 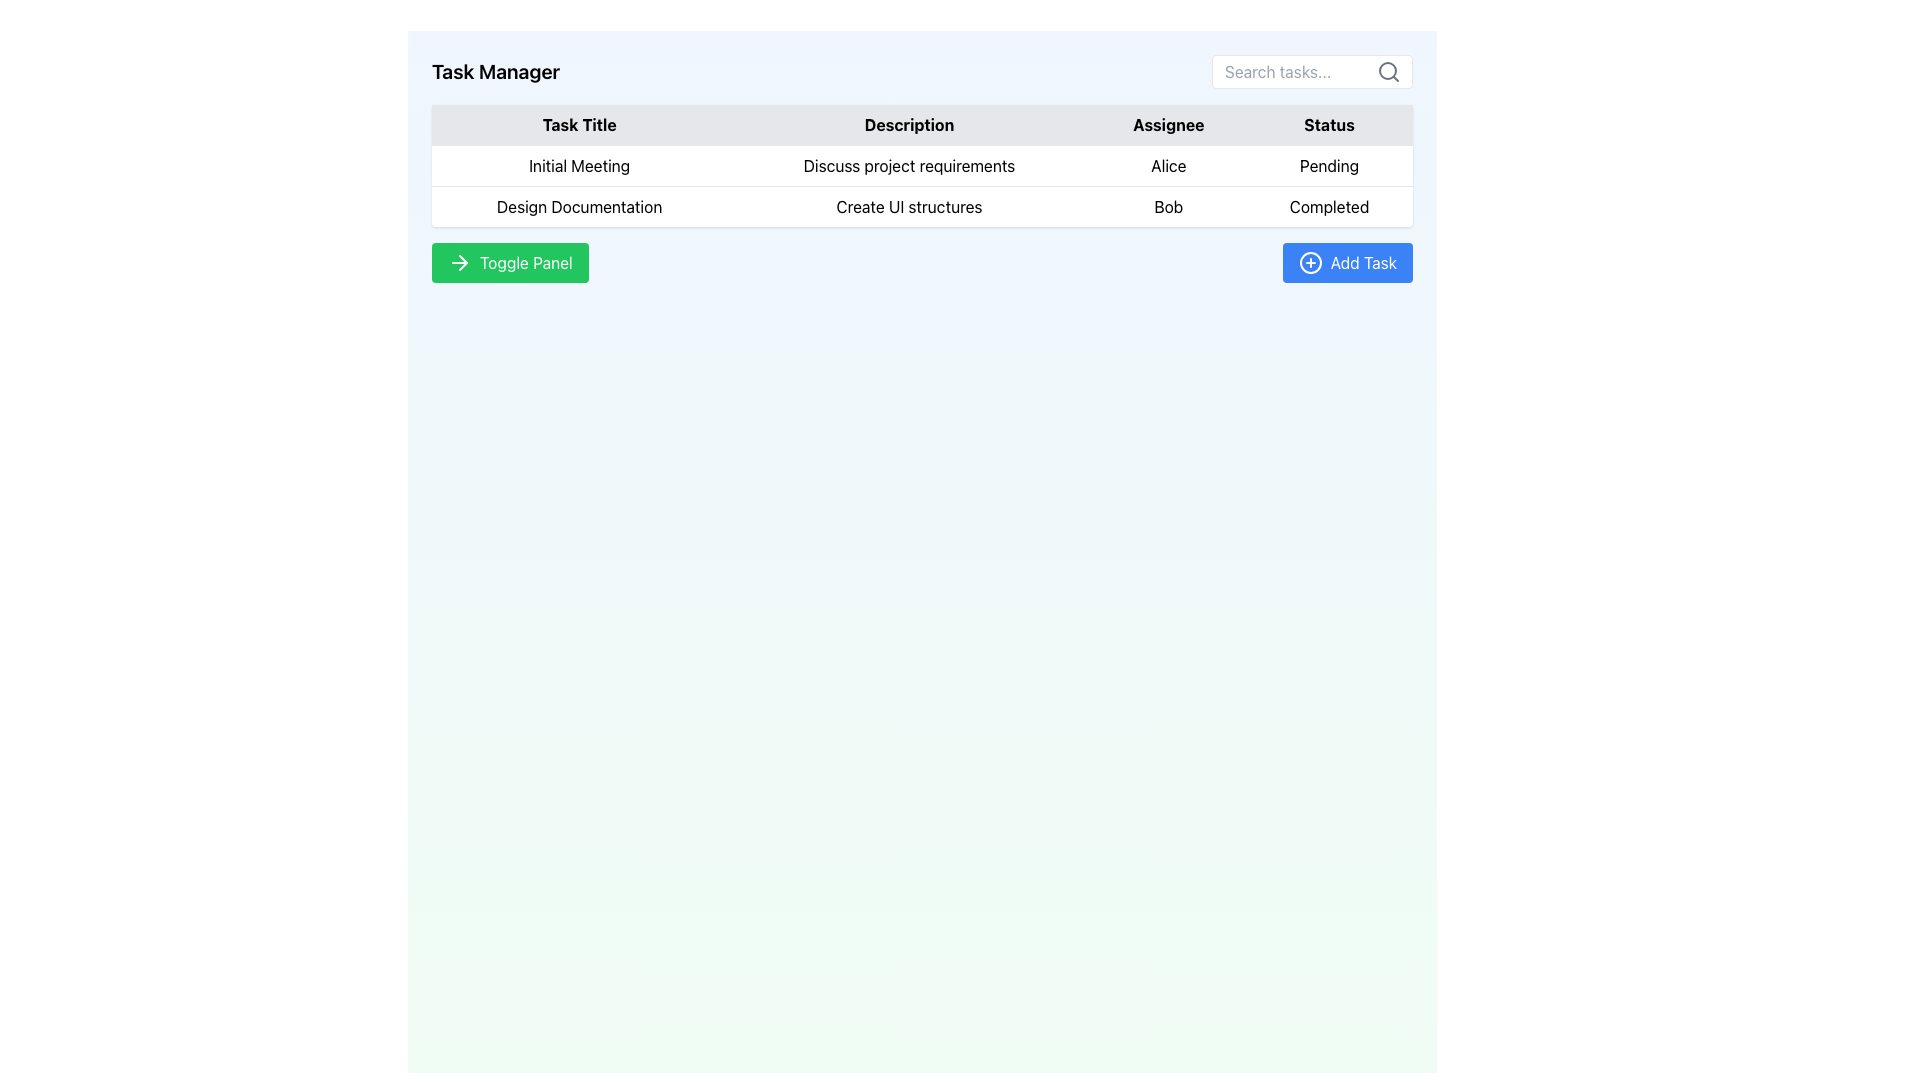 I want to click on the 'Status' label in the header row of the task table, which is the fourth column from the left and positioned in the top-right section of the interface, so click(x=1329, y=125).